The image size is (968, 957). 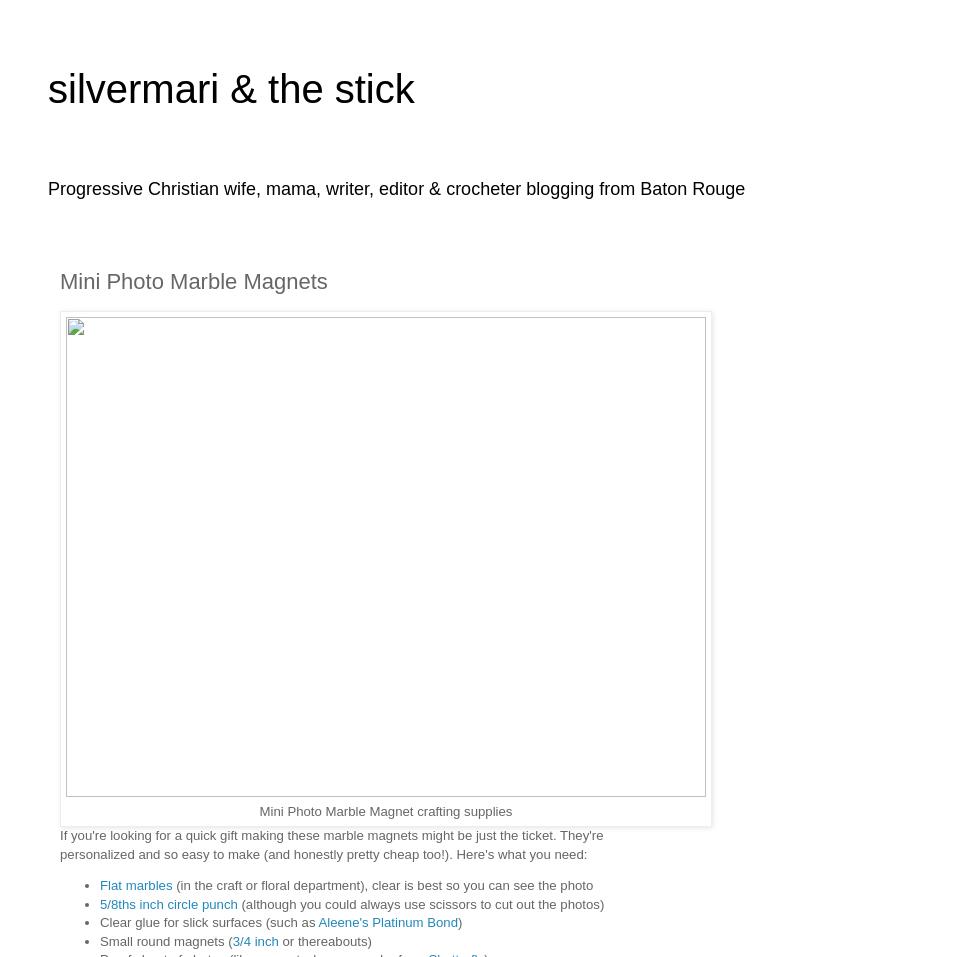 What do you see at coordinates (193, 280) in the screenshot?
I see `'Mini Photo Marble Magnets'` at bounding box center [193, 280].